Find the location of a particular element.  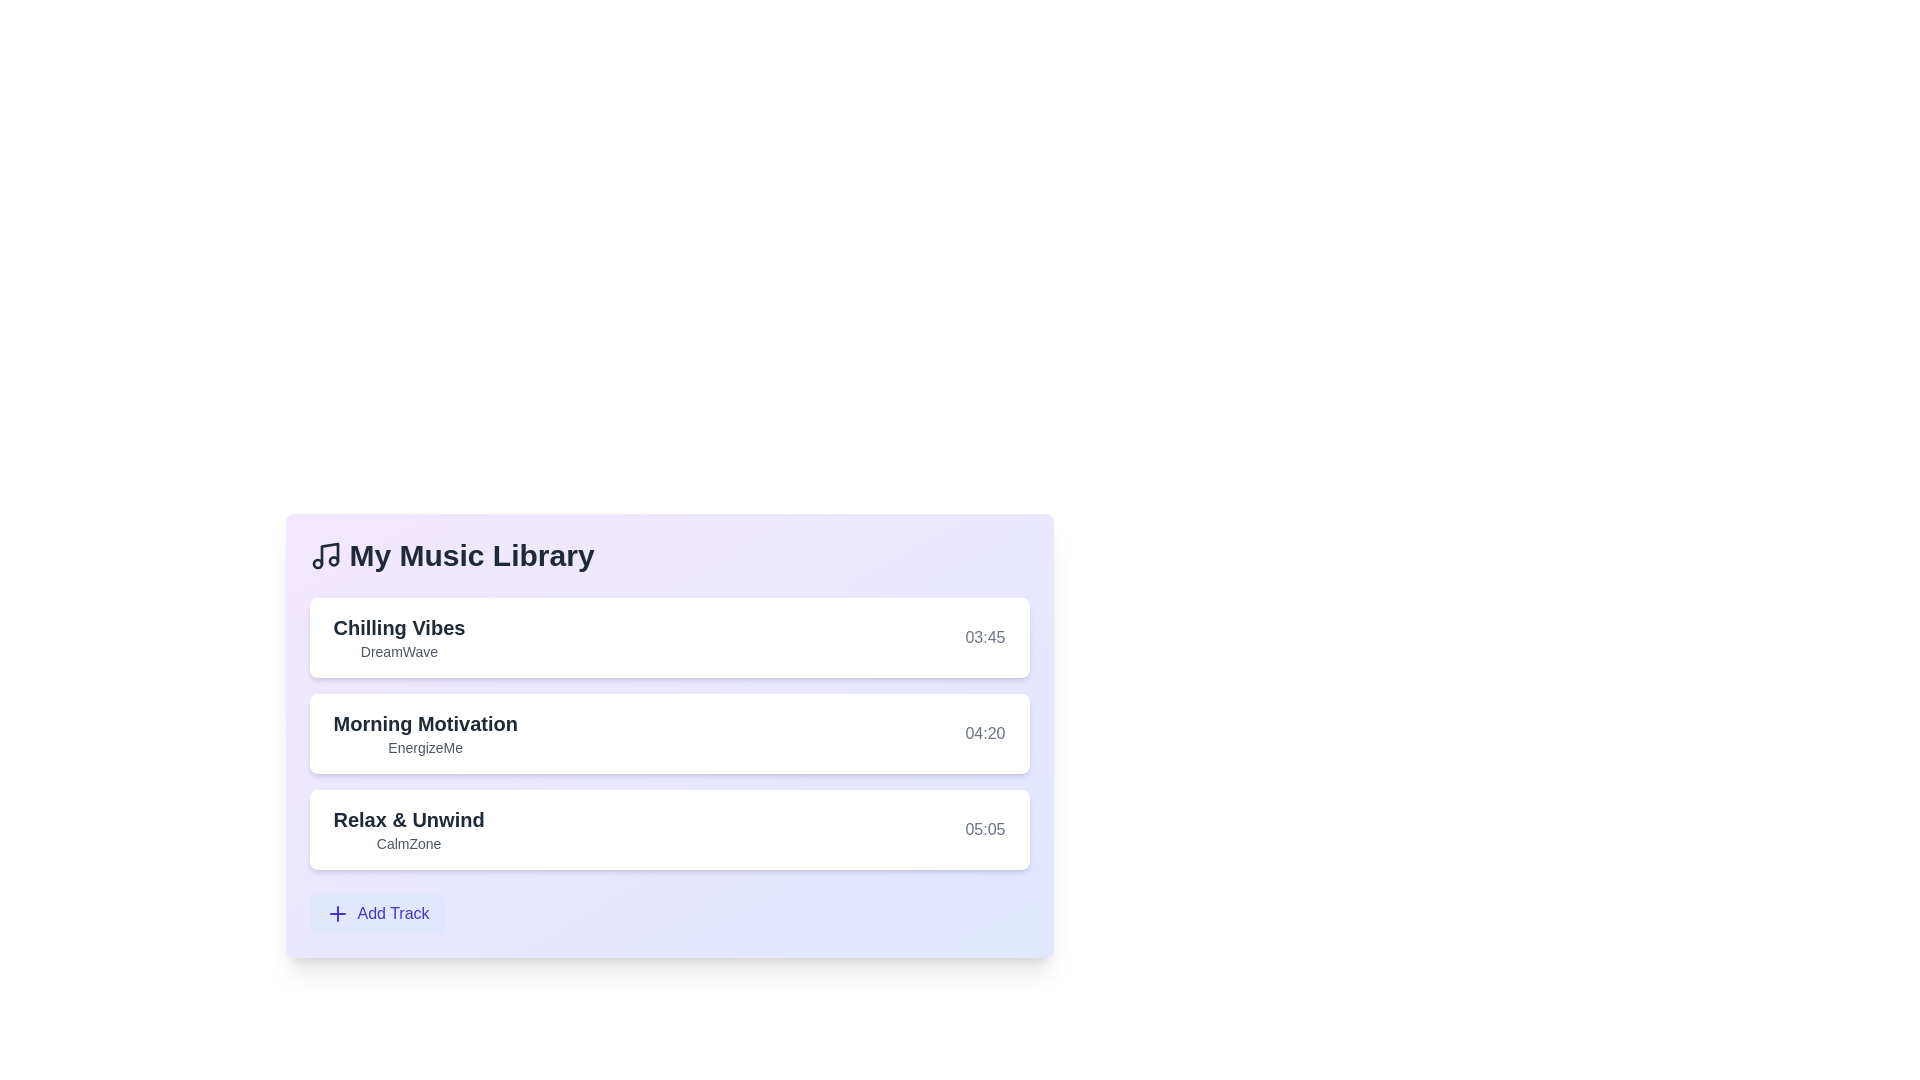

the track titled Morning Motivation is located at coordinates (424, 724).